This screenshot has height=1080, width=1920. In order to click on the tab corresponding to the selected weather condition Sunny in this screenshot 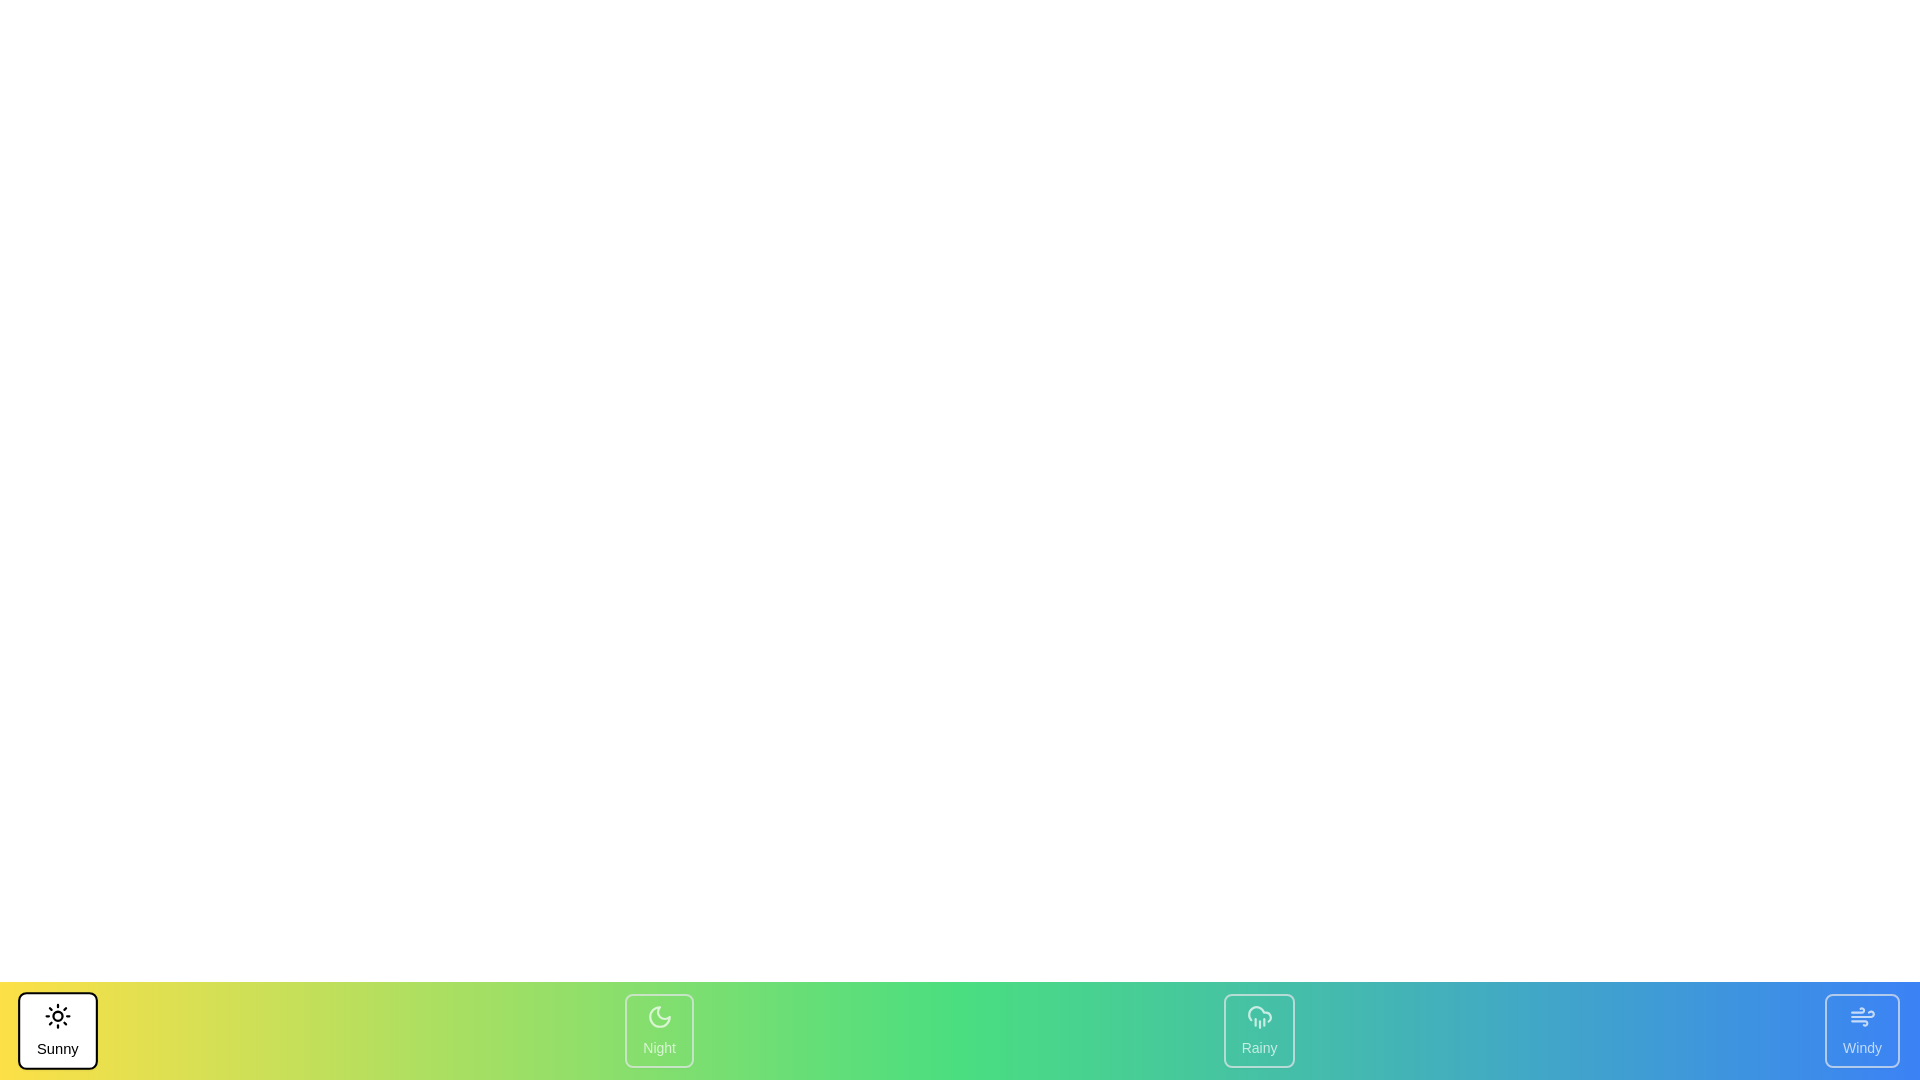, I will do `click(57, 1030)`.